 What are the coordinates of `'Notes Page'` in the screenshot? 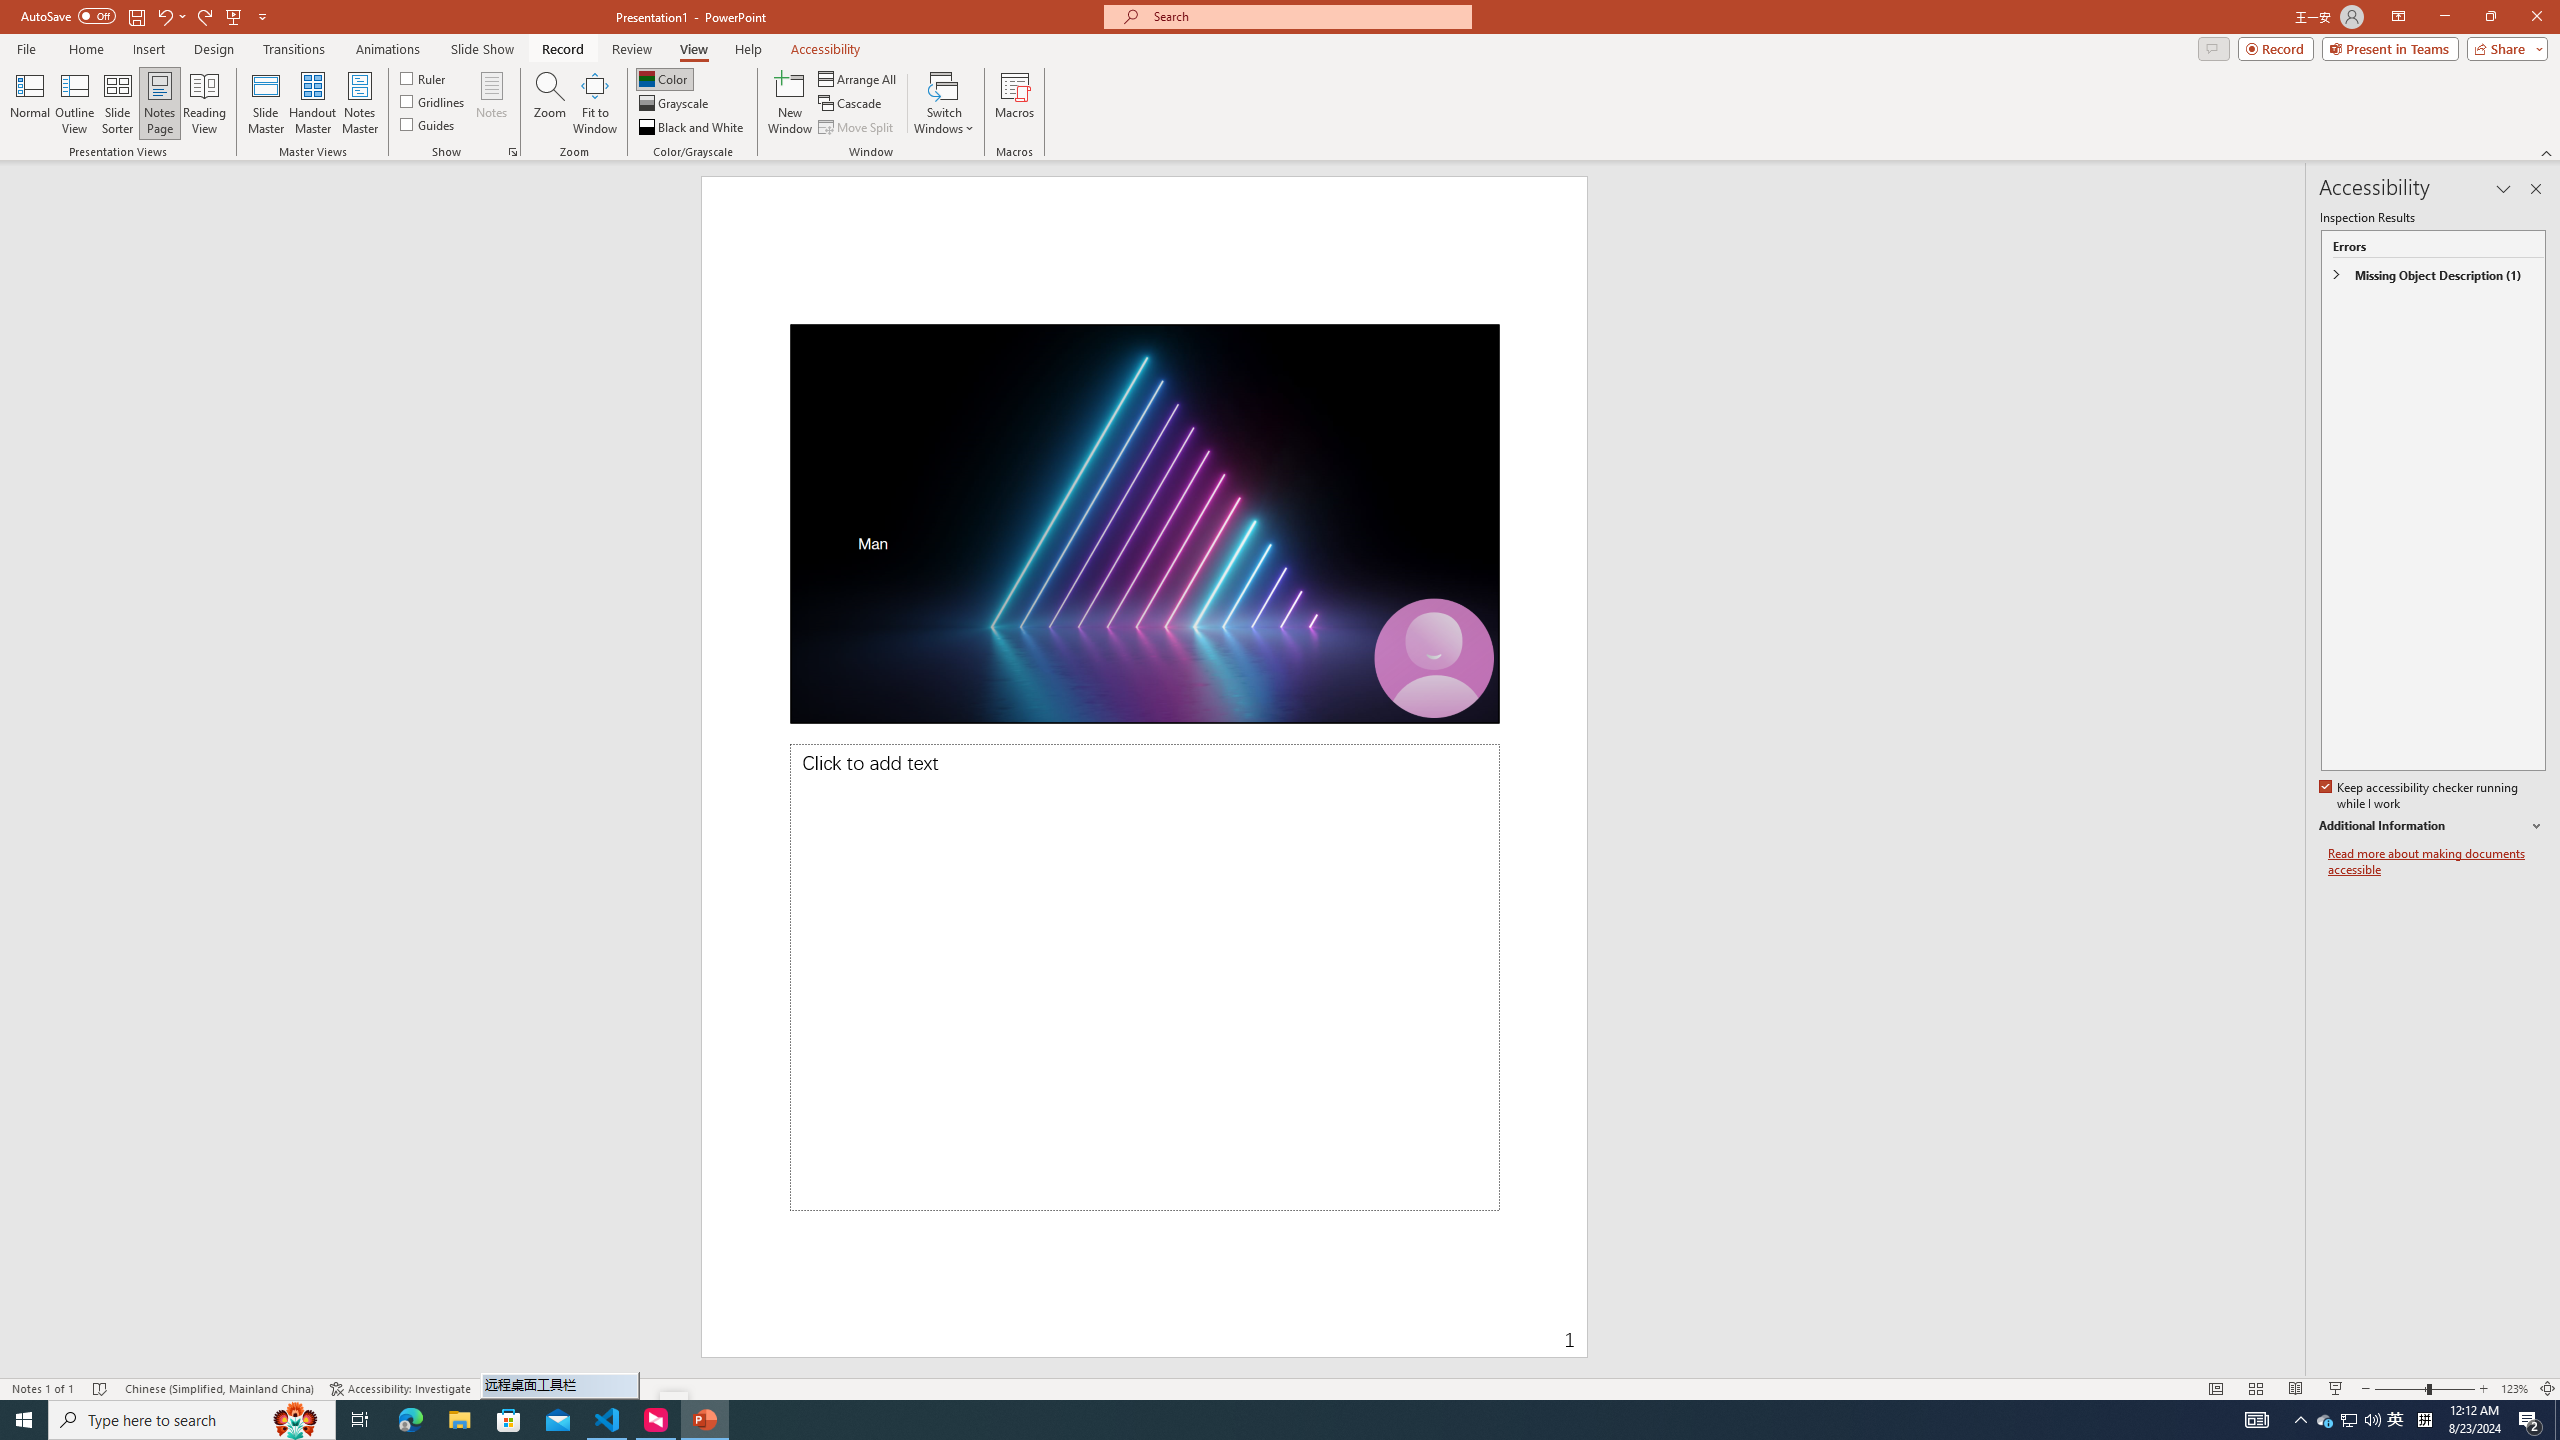 It's located at (159, 103).